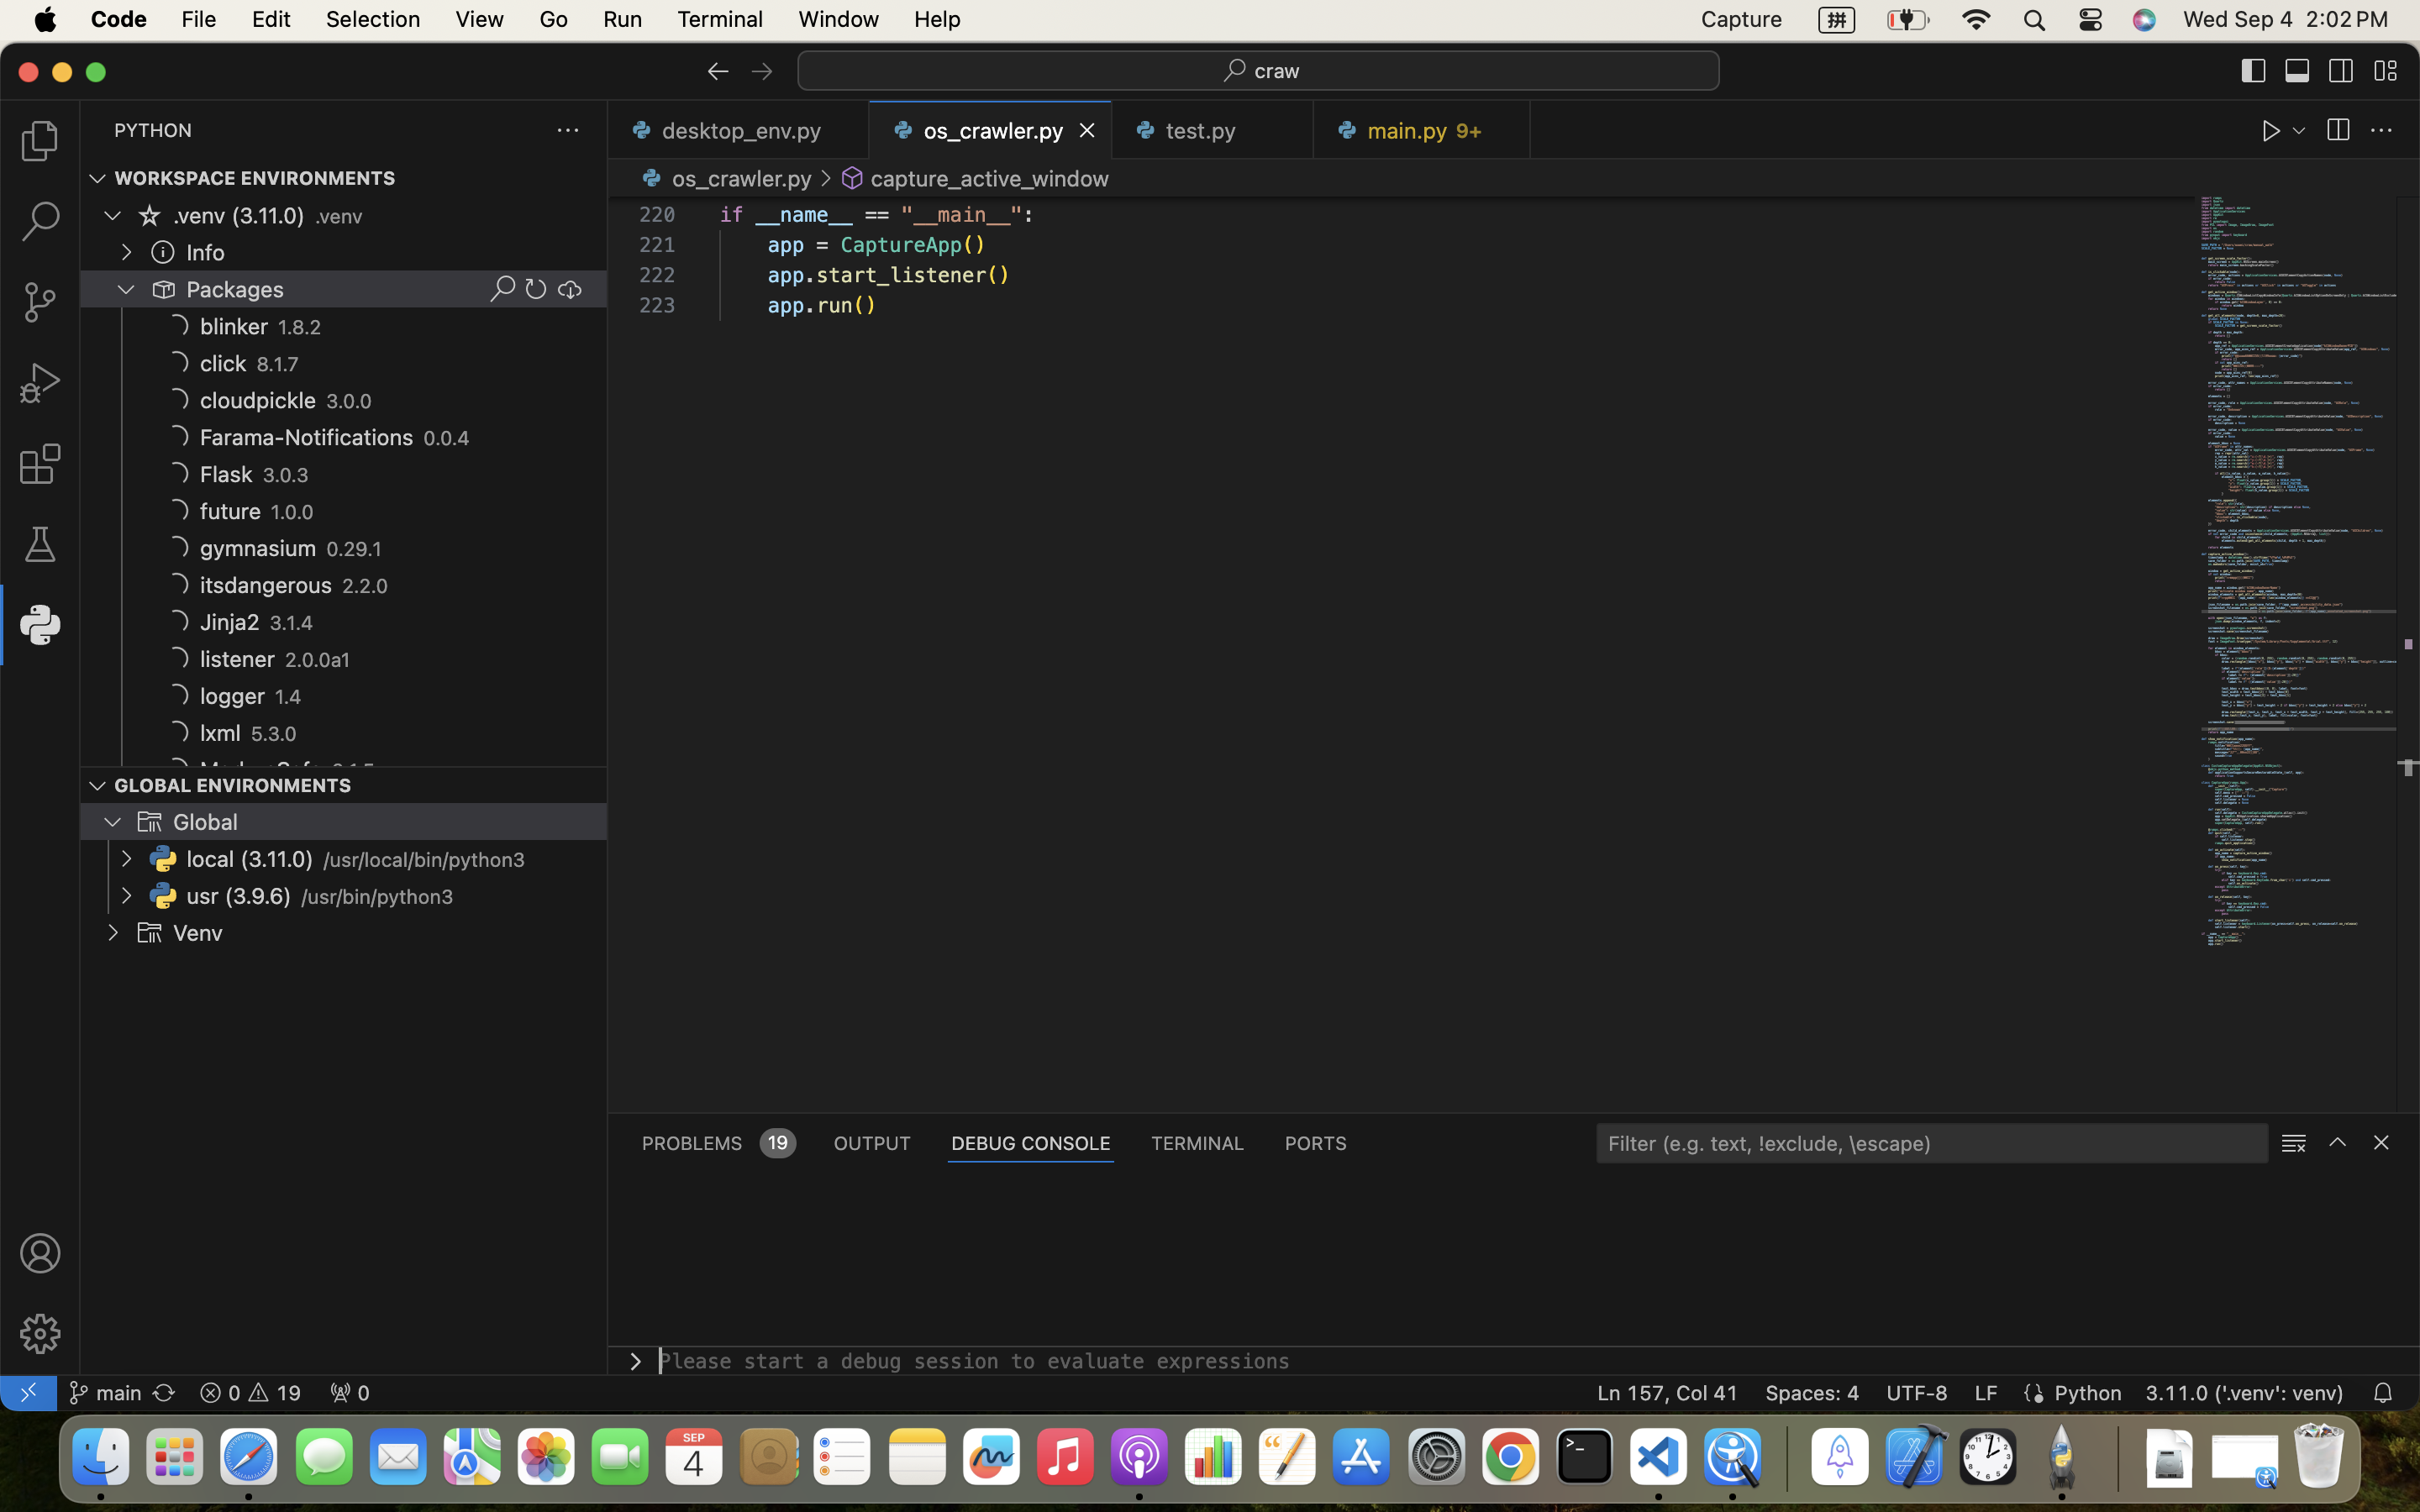 Image resolution: width=2420 pixels, height=1512 pixels. What do you see at coordinates (2381, 130) in the screenshot?
I see `''` at bounding box center [2381, 130].